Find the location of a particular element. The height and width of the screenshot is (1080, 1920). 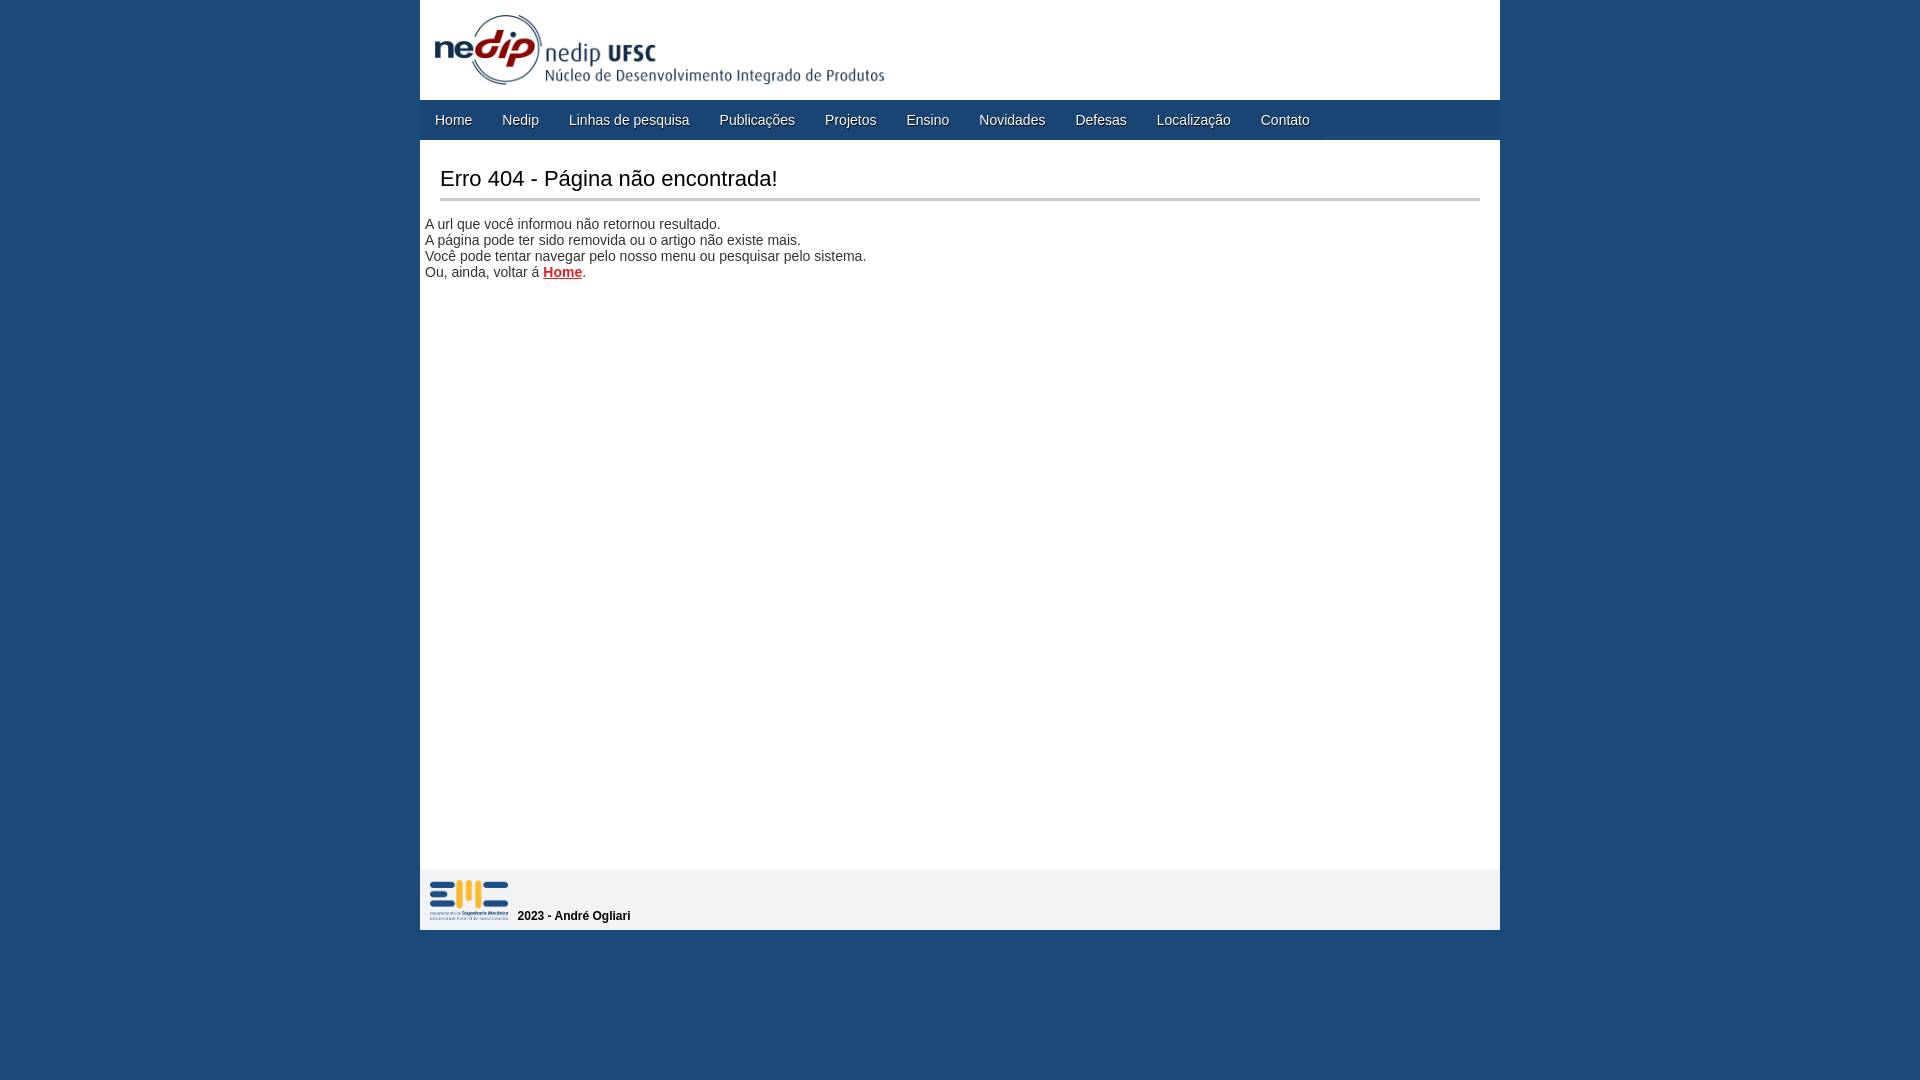

'Nedip' is located at coordinates (520, 119).